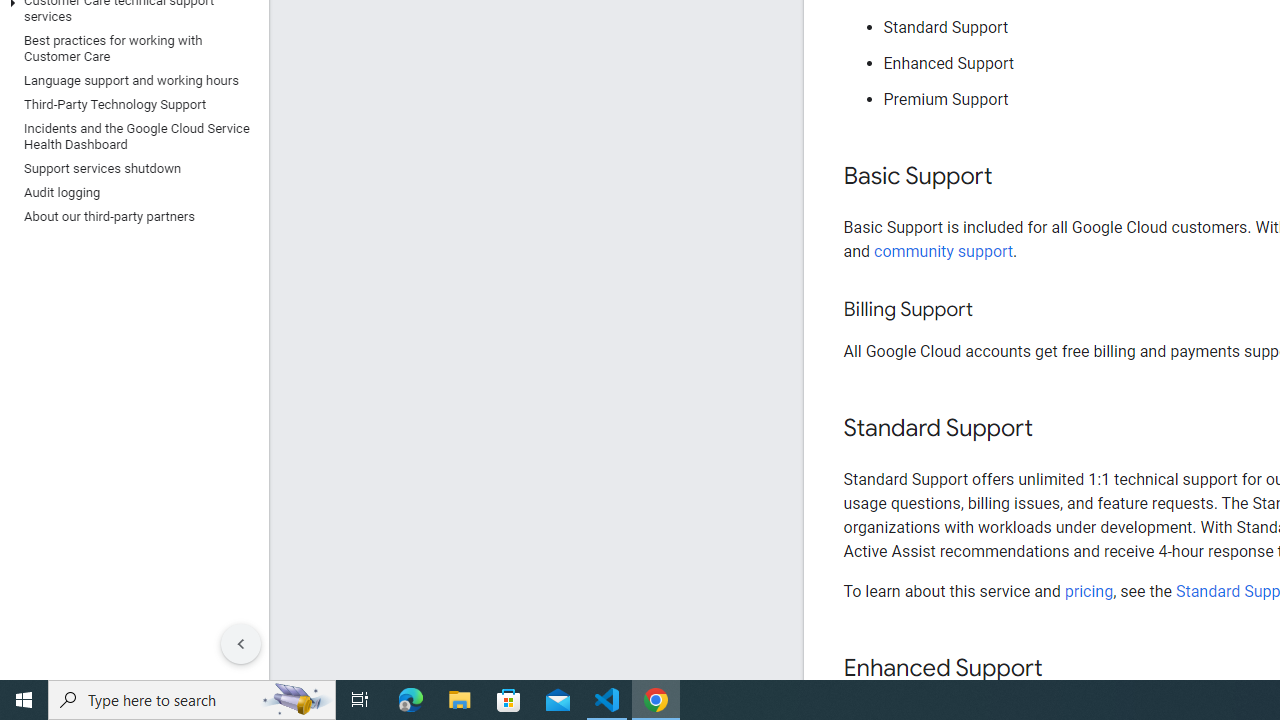 This screenshot has width=1280, height=720. What do you see at coordinates (129, 47) in the screenshot?
I see `'Best practices for working with Customer Care'` at bounding box center [129, 47].